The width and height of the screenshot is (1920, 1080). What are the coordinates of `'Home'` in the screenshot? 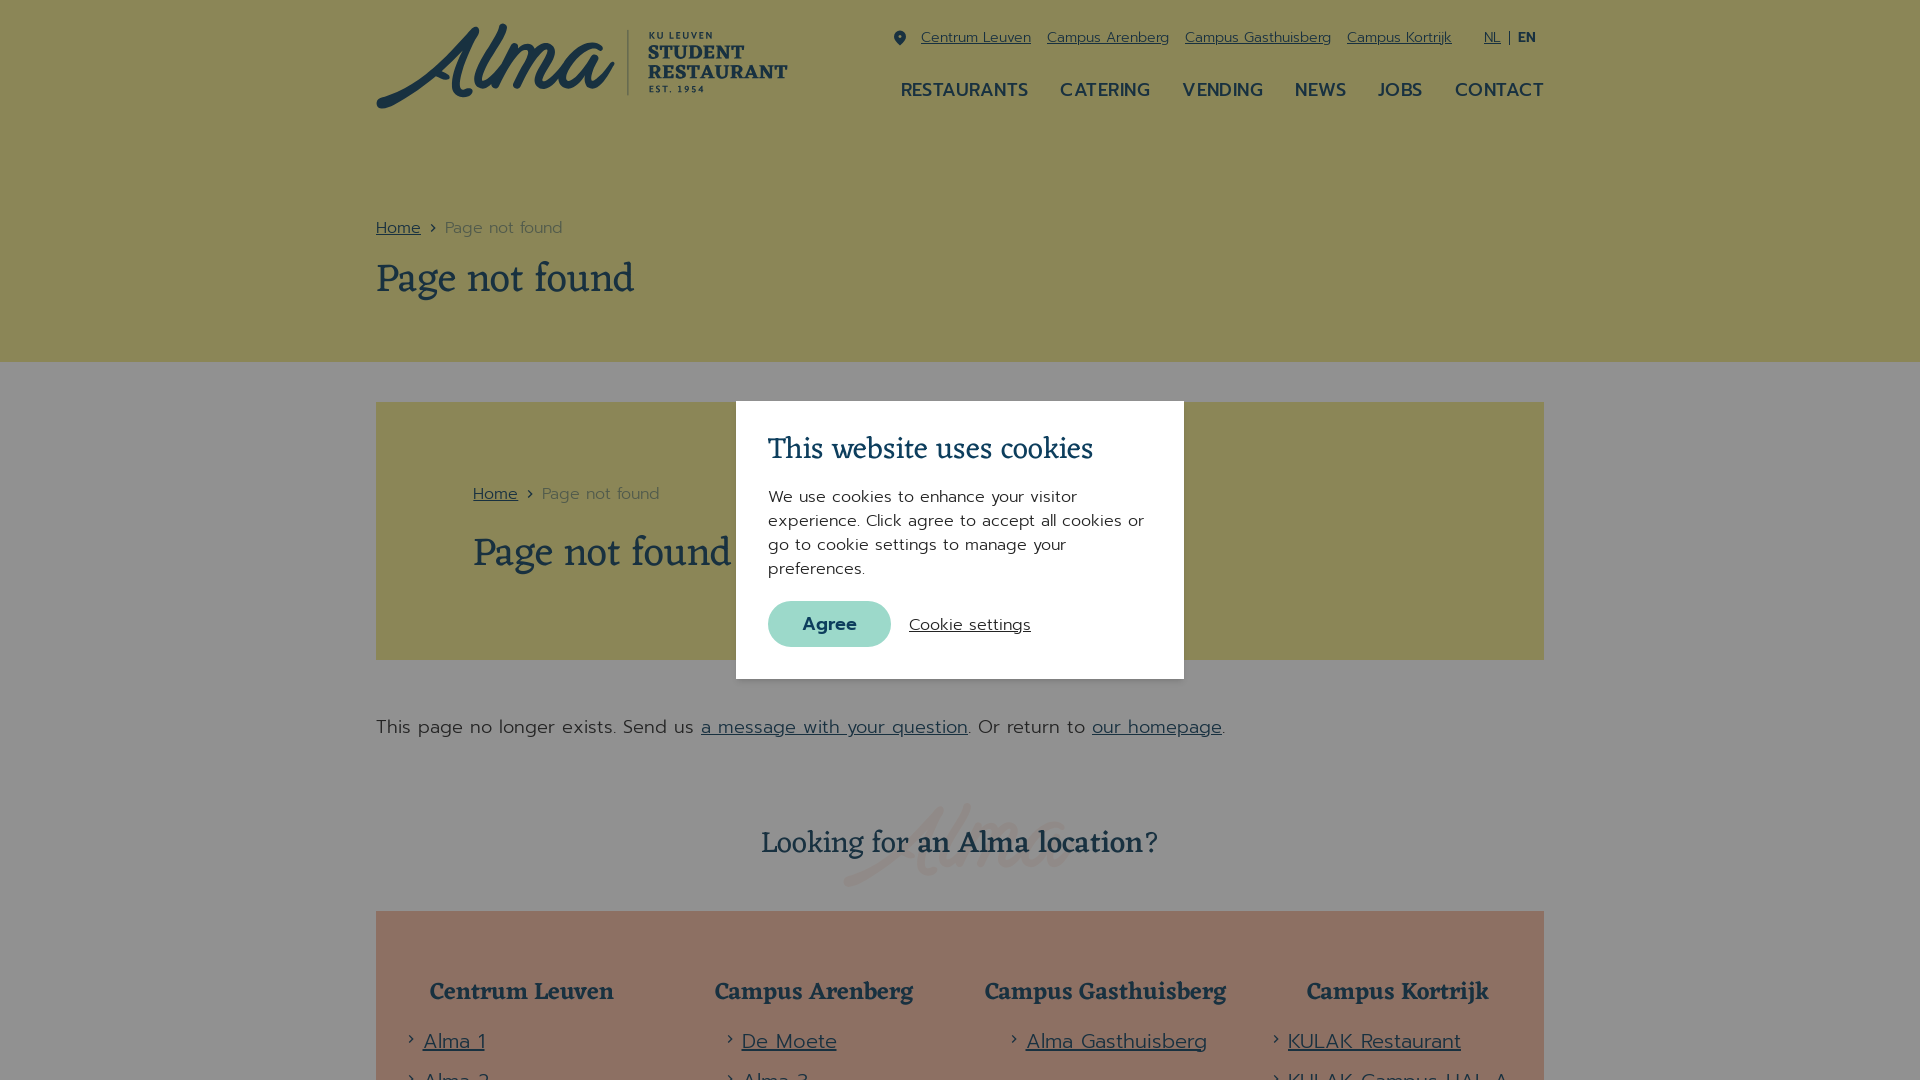 It's located at (398, 226).